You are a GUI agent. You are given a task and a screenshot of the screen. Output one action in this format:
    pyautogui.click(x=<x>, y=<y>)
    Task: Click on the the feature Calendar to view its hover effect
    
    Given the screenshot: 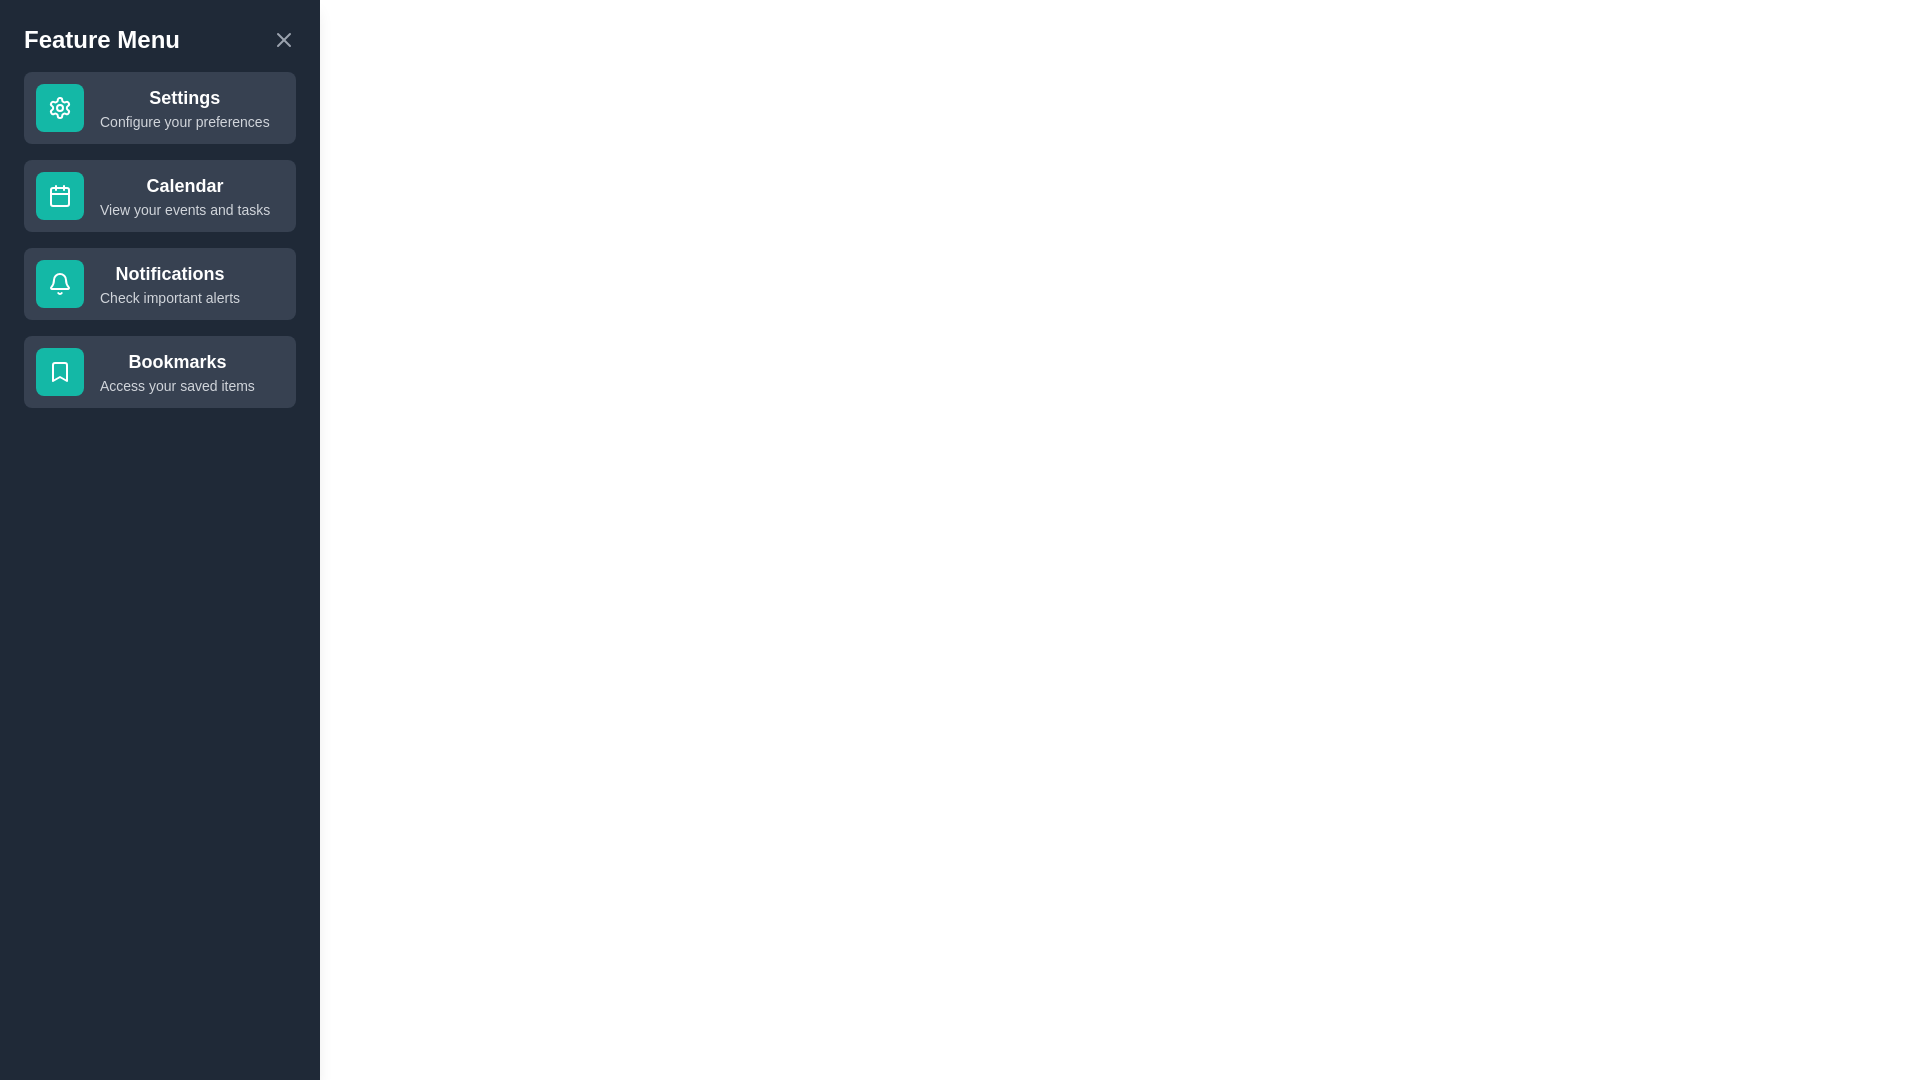 What is the action you would take?
    pyautogui.click(x=158, y=196)
    